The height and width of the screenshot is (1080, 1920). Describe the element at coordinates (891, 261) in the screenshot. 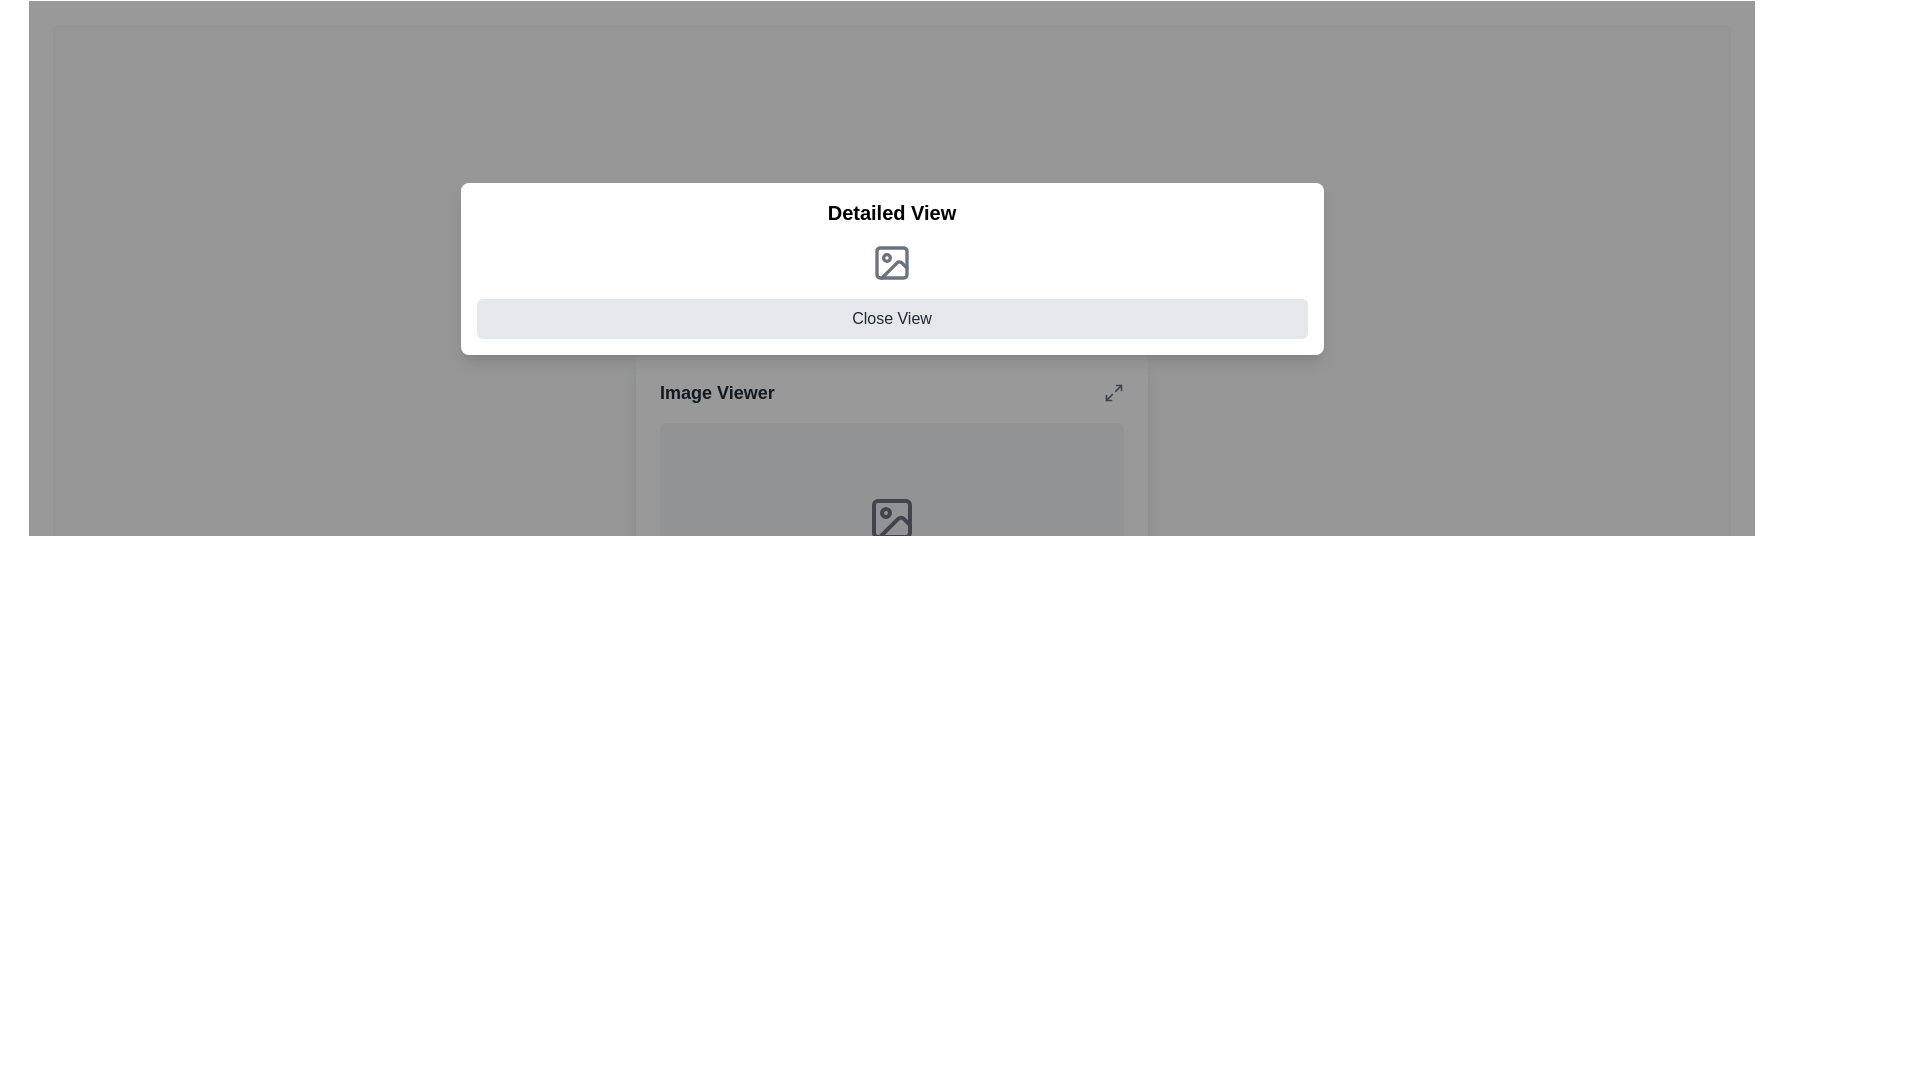

I see `the image-related icon located at the top-center of the 'Detailed View' modal, right above the 'Close View' button` at that location.